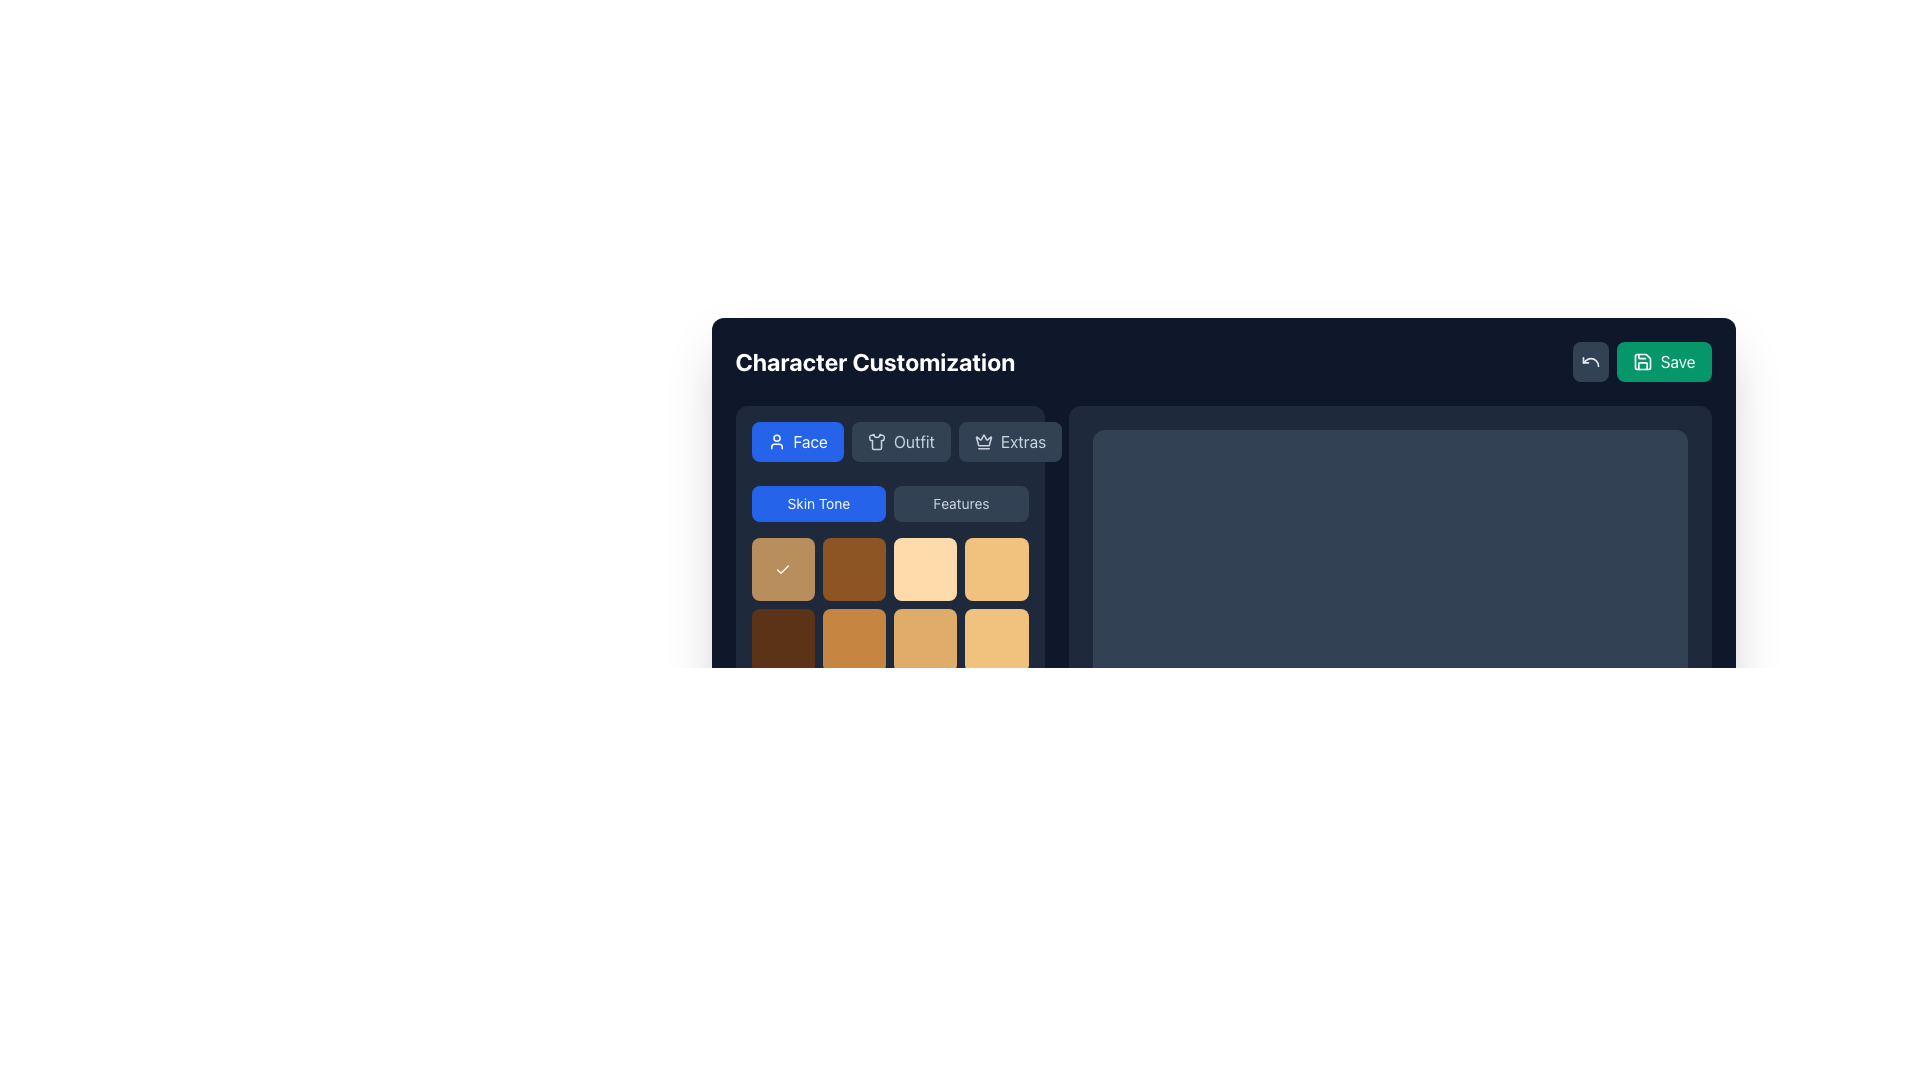 This screenshot has width=1920, height=1080. Describe the element at coordinates (961, 503) in the screenshot. I see `the 'Features' button, which is a rectangular button with light gray text on a dark slate gray background, located to the right of the 'Skin Tone' button under the 'Character Customization' heading` at that location.